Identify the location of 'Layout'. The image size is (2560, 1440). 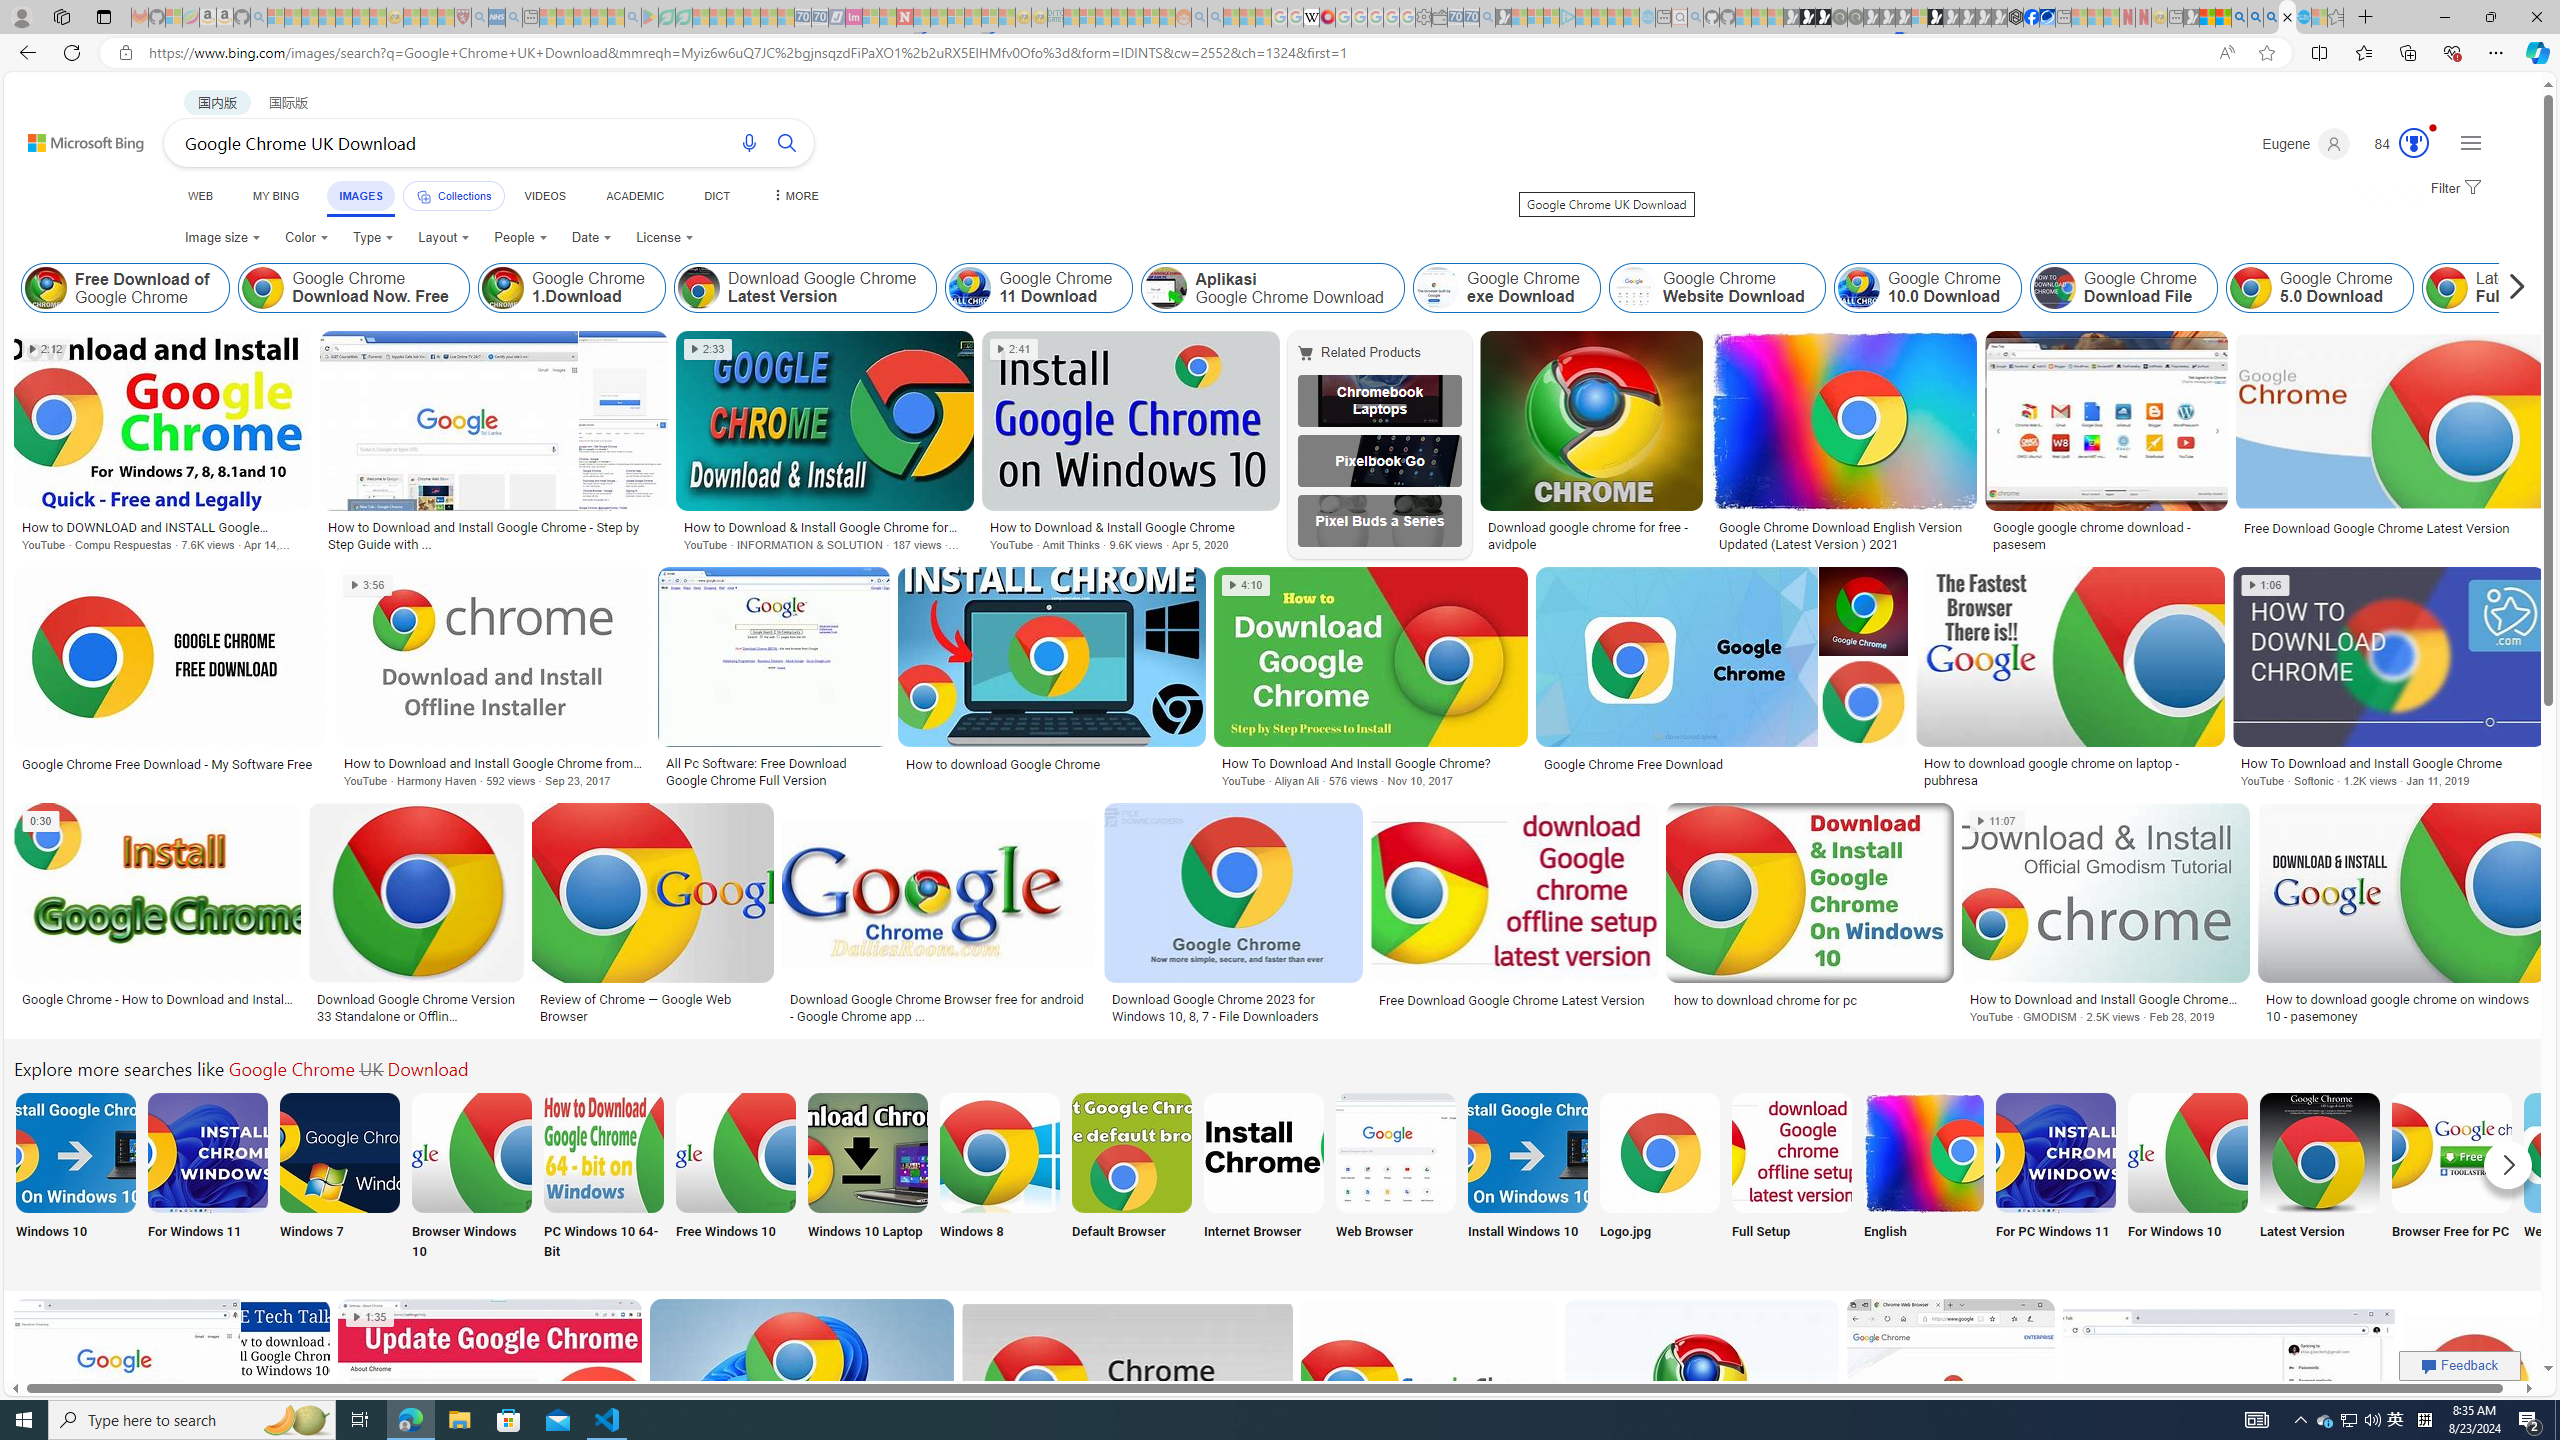
(444, 237).